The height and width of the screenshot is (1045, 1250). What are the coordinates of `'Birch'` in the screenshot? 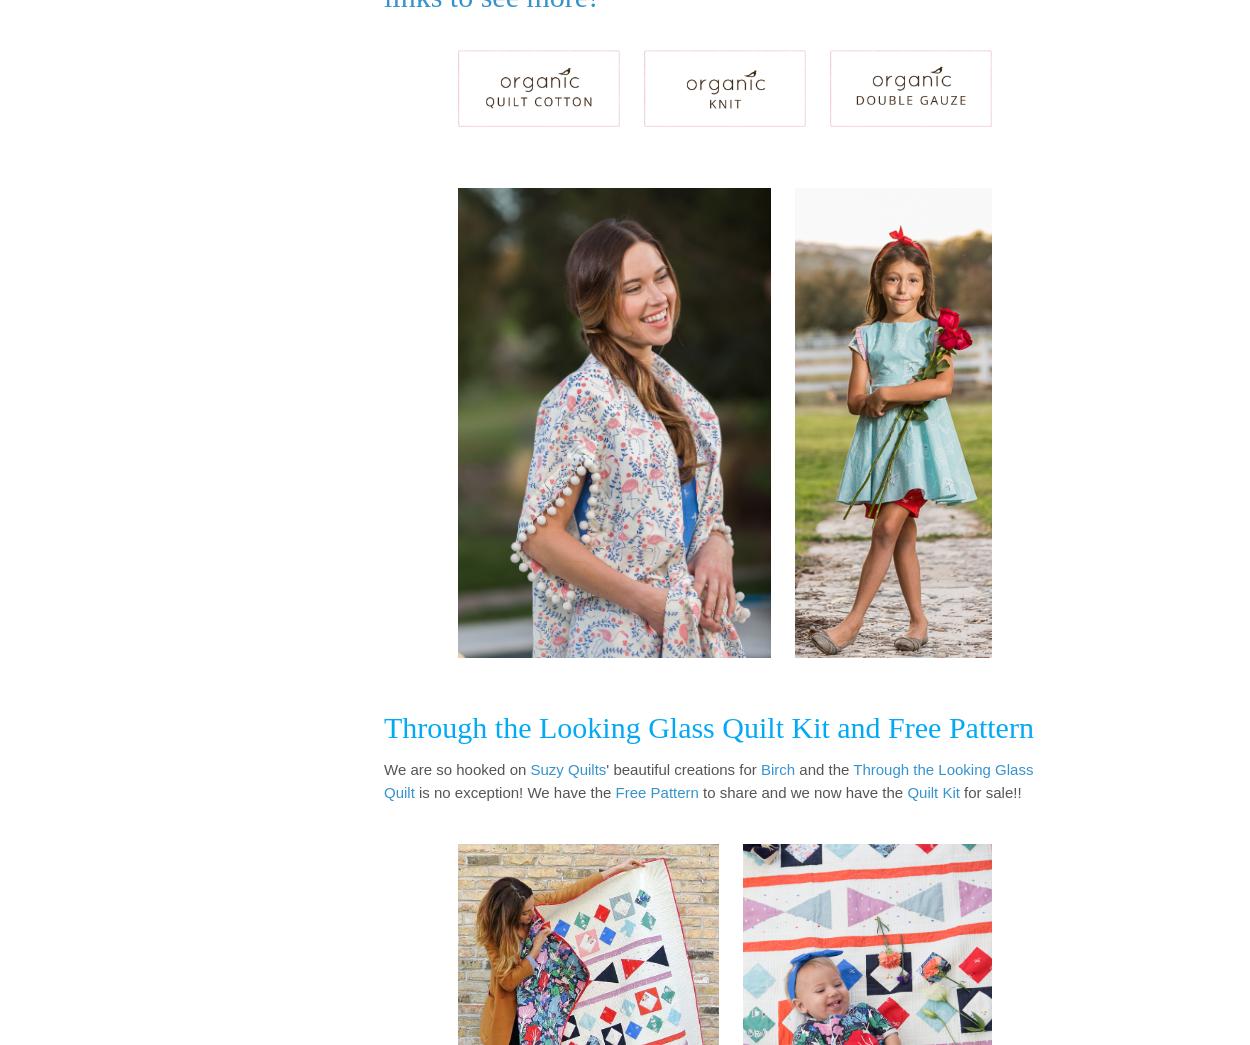 It's located at (777, 769).